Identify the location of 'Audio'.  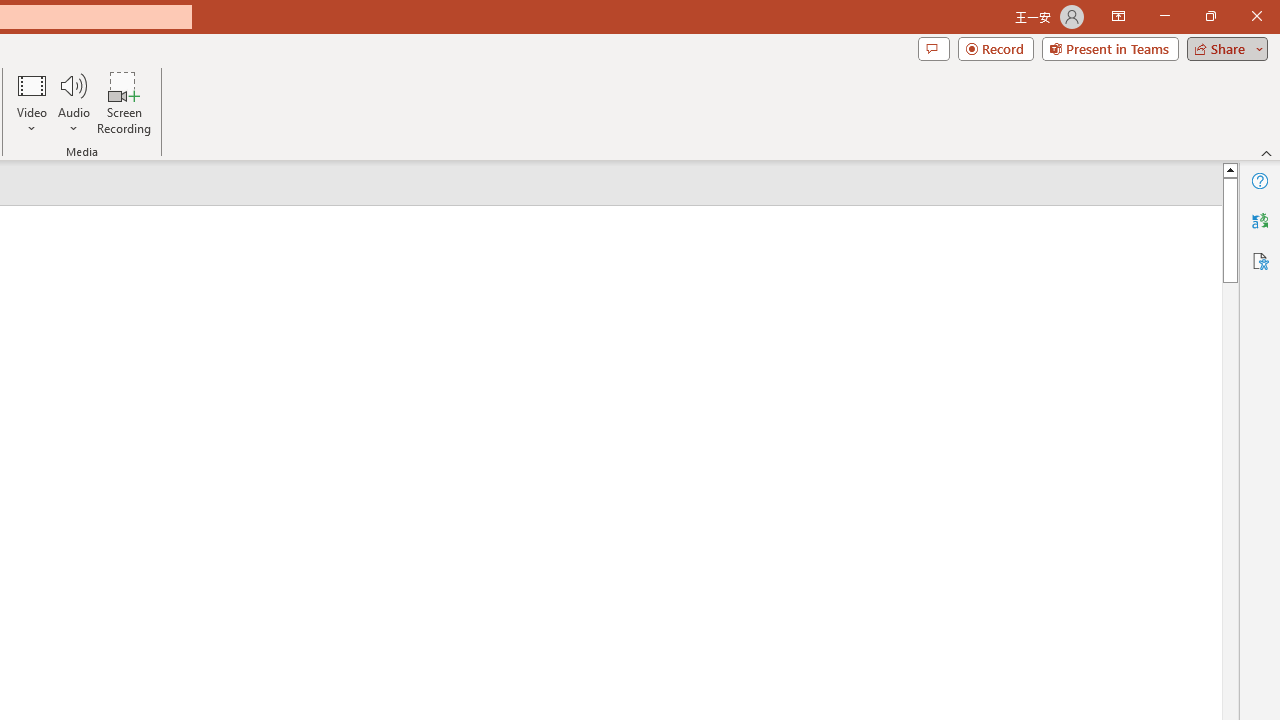
(73, 103).